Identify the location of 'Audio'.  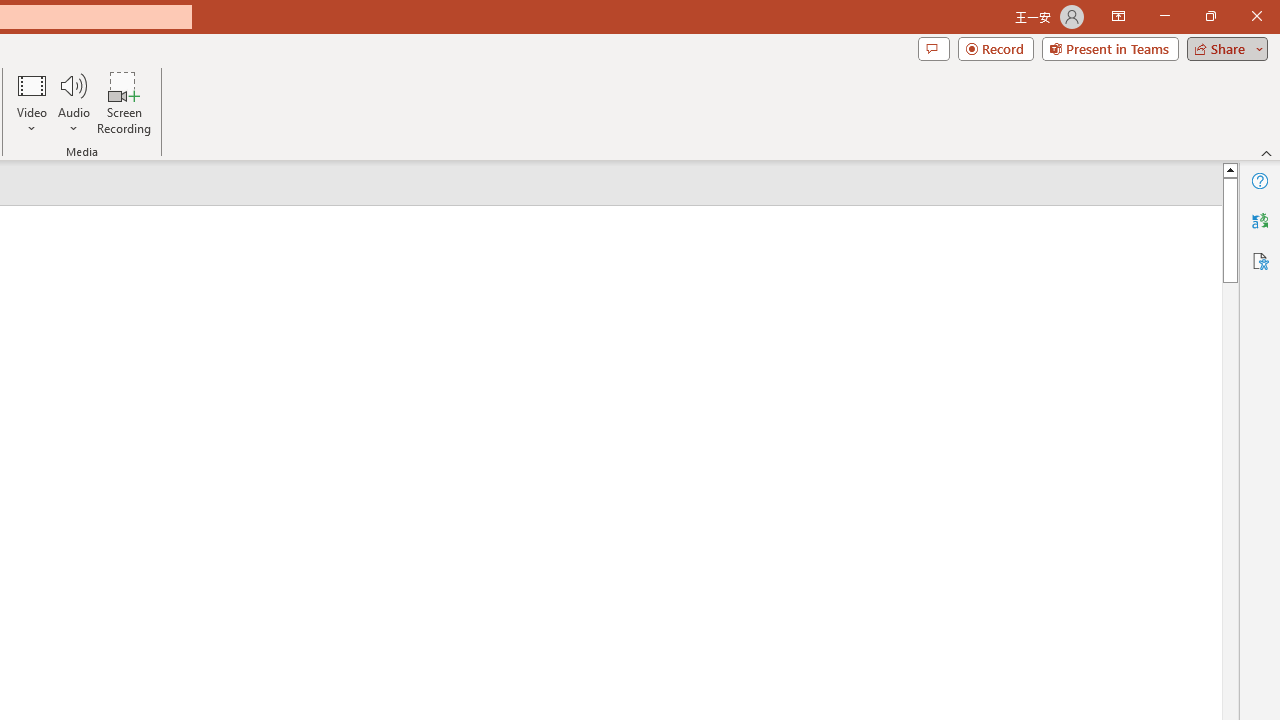
(73, 103).